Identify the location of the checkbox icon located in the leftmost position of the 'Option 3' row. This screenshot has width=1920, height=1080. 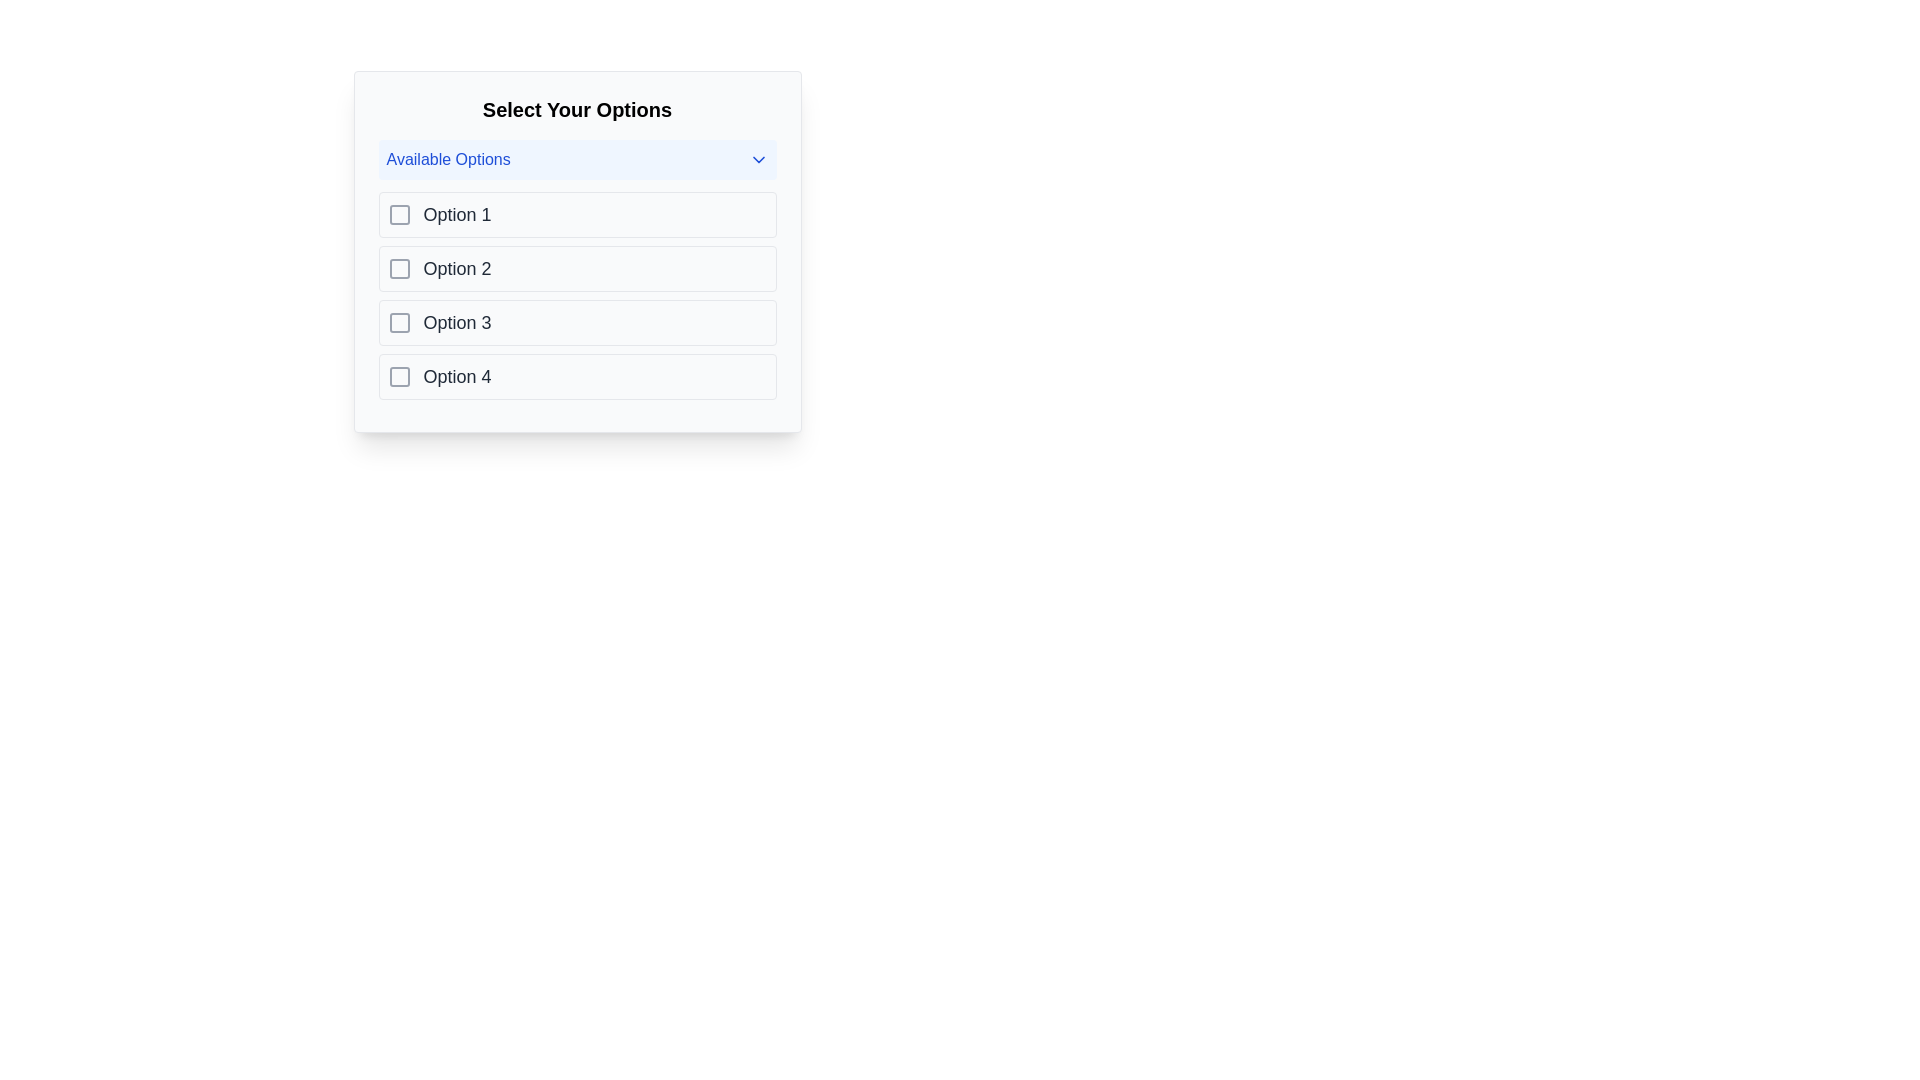
(399, 322).